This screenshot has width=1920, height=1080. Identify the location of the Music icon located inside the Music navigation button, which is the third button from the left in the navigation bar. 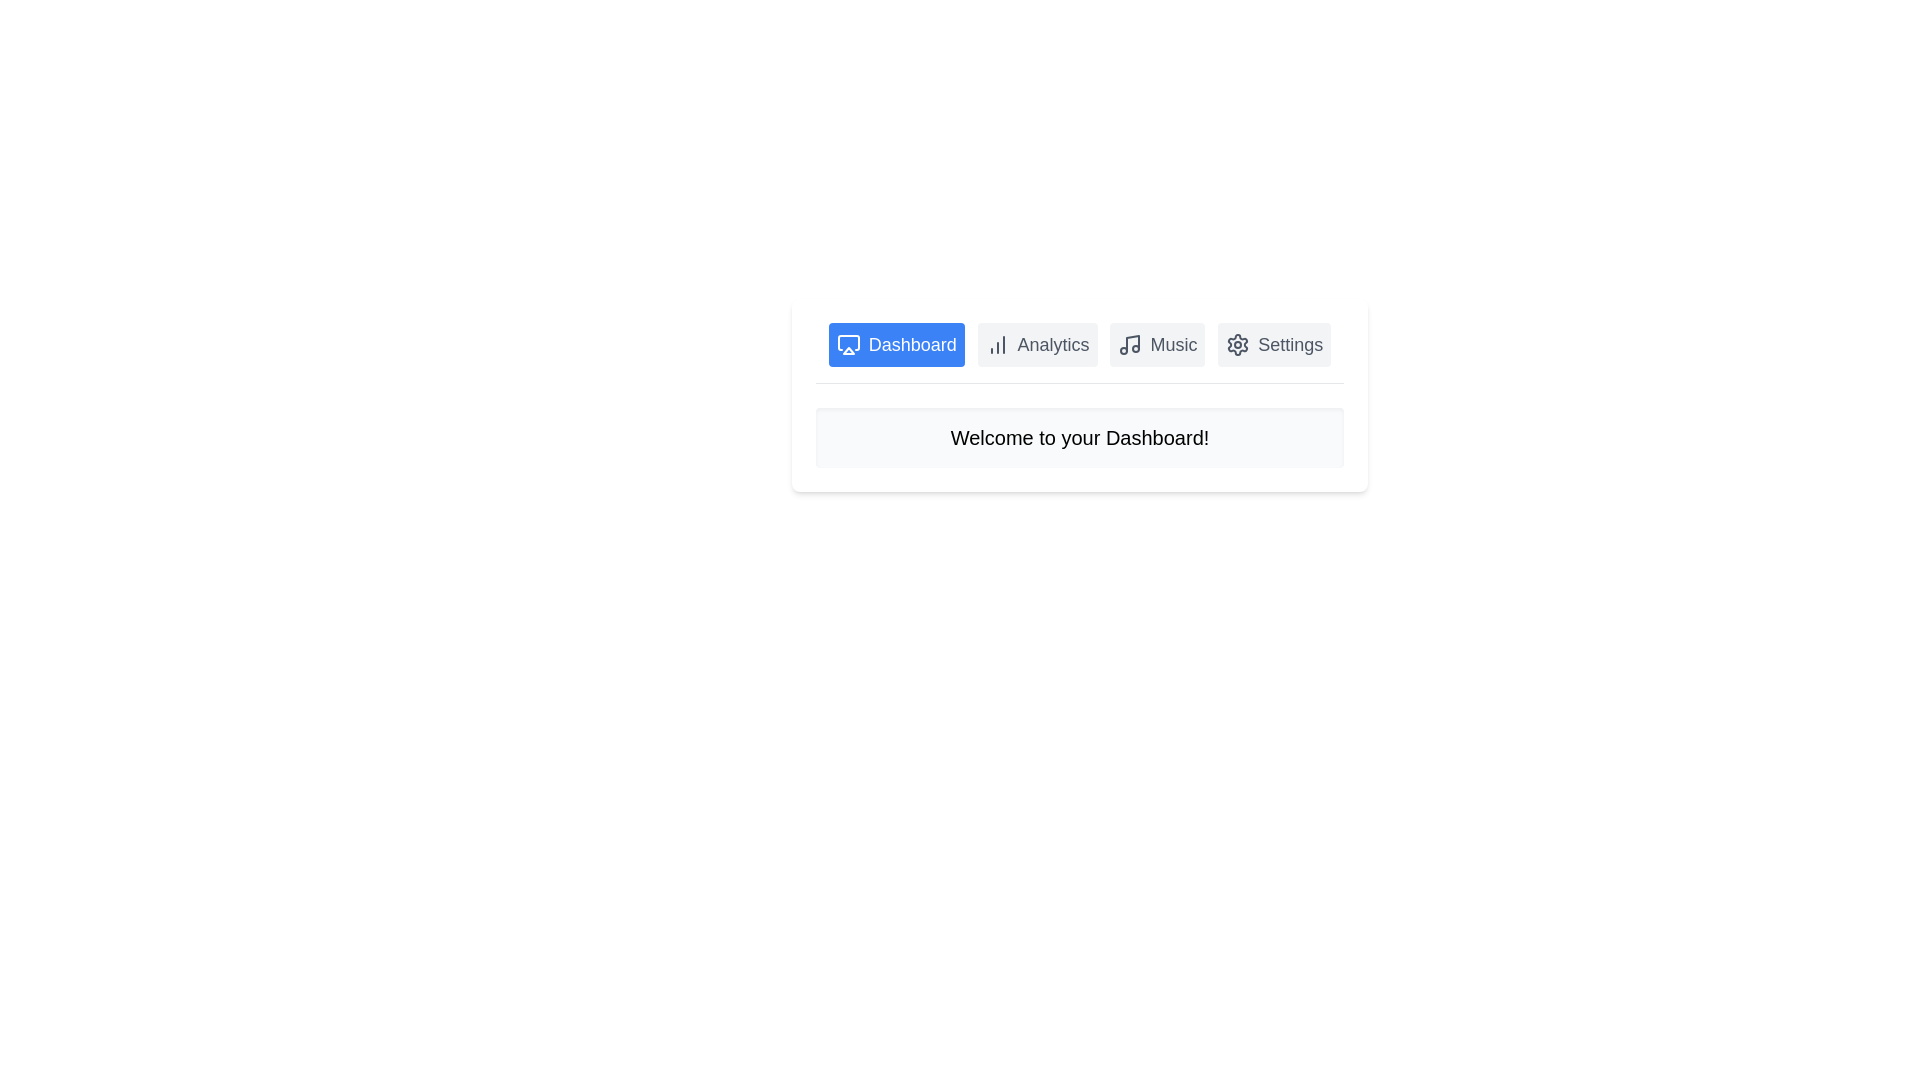
(1130, 343).